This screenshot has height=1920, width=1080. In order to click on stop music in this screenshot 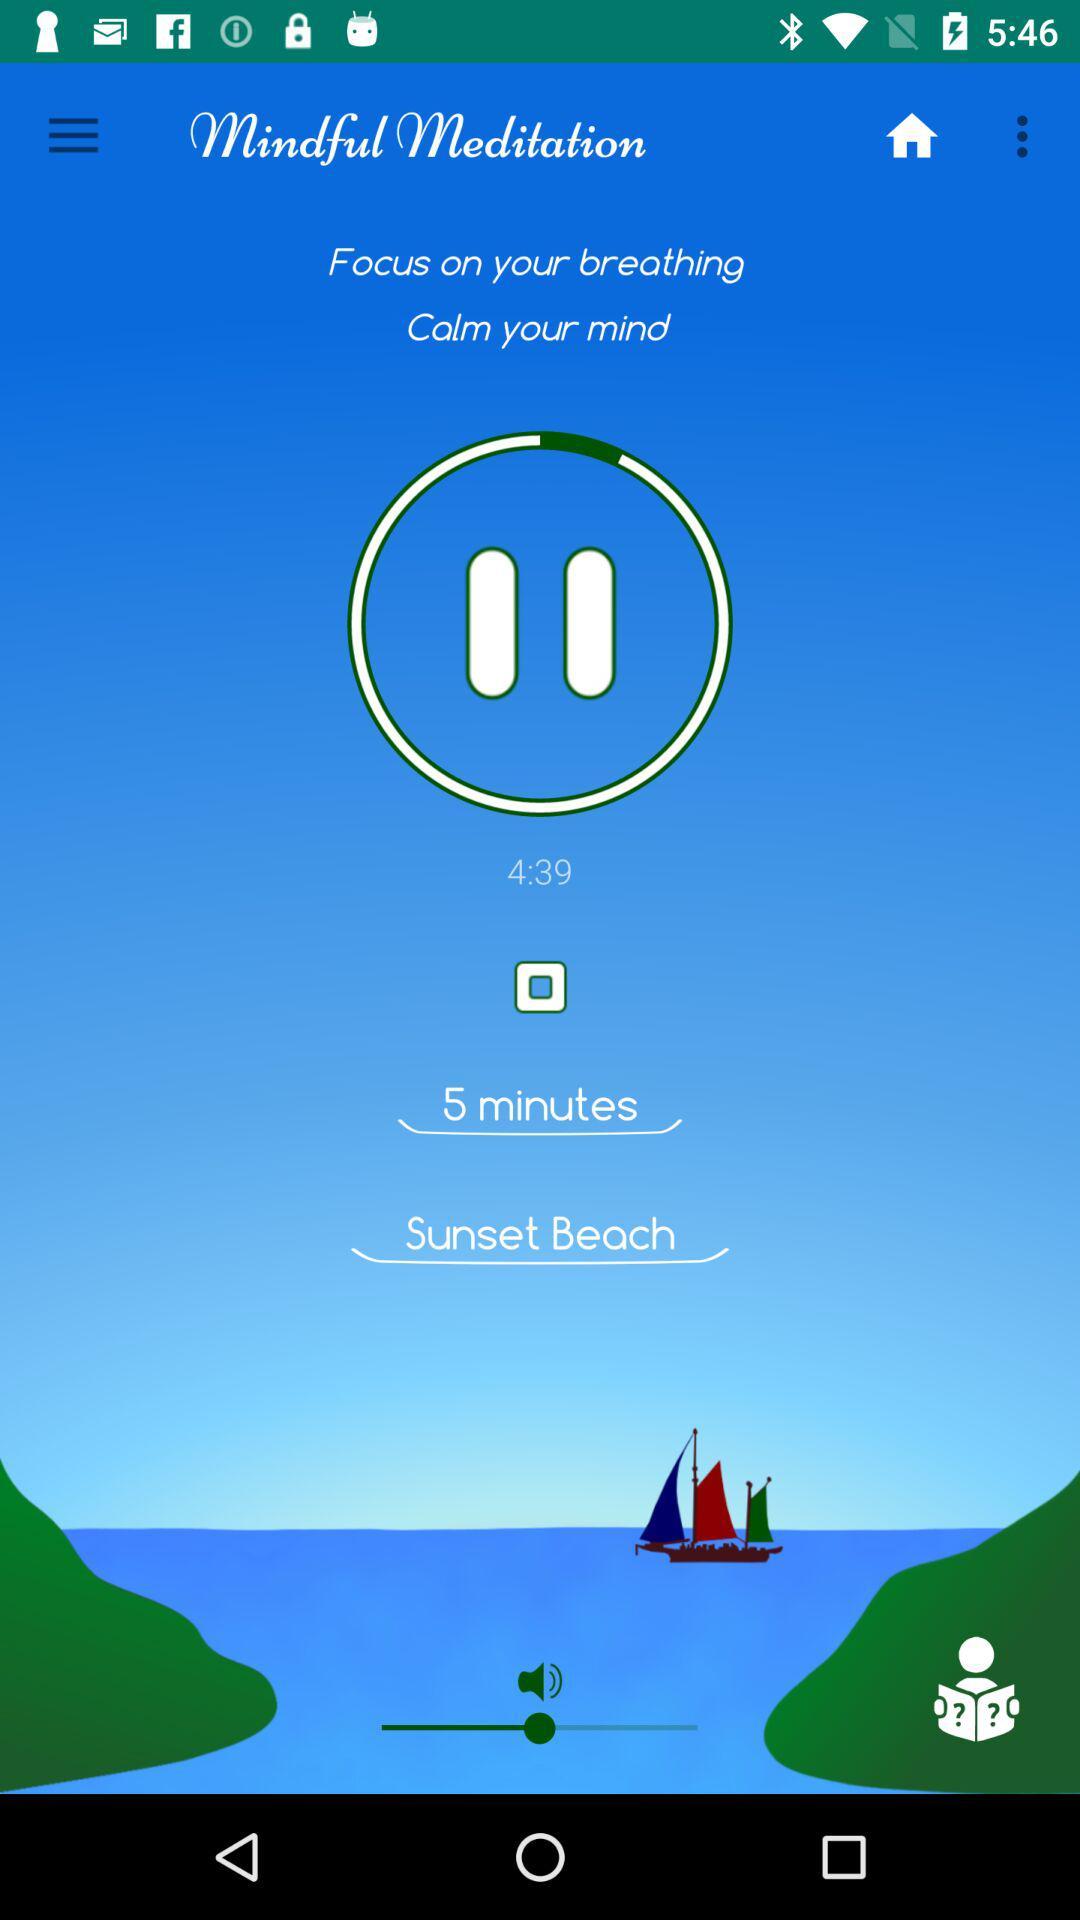, I will do `click(540, 987)`.